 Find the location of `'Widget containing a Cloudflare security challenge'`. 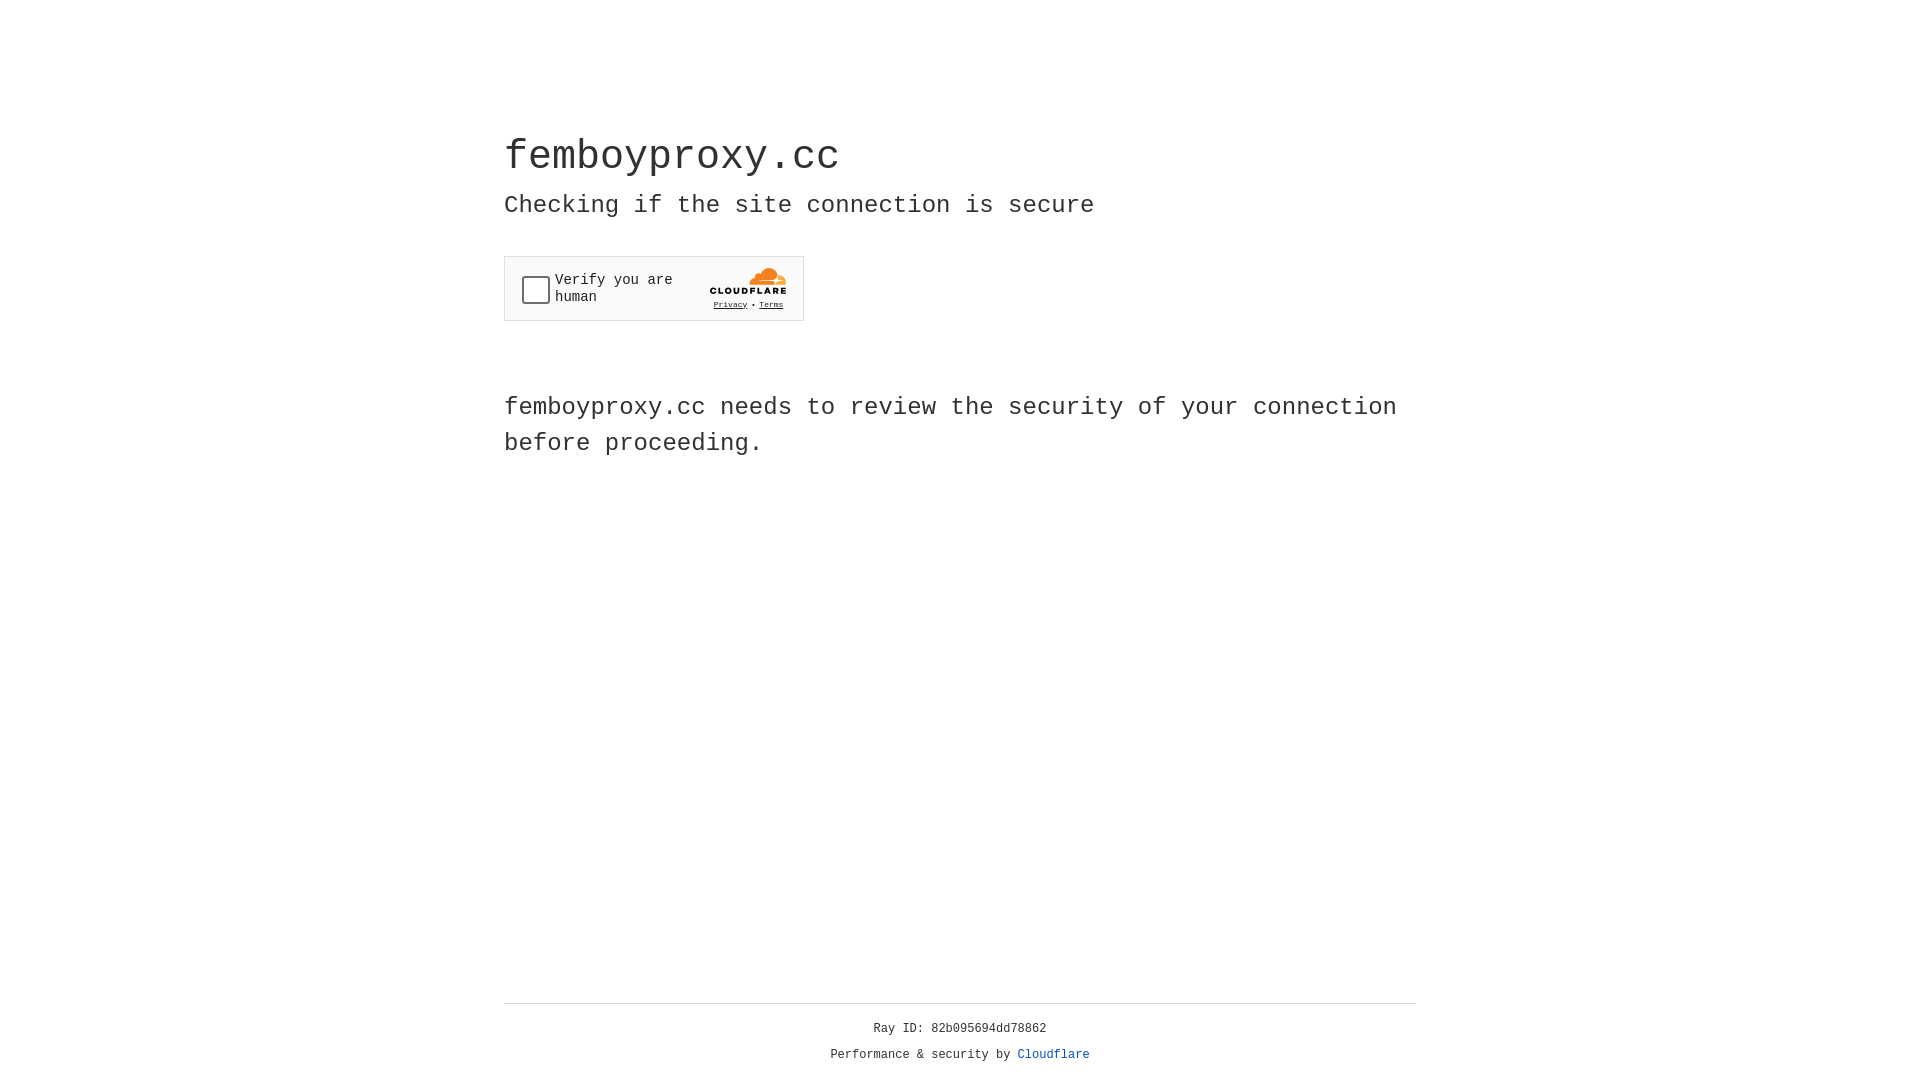

'Widget containing a Cloudflare security challenge' is located at coordinates (653, 288).